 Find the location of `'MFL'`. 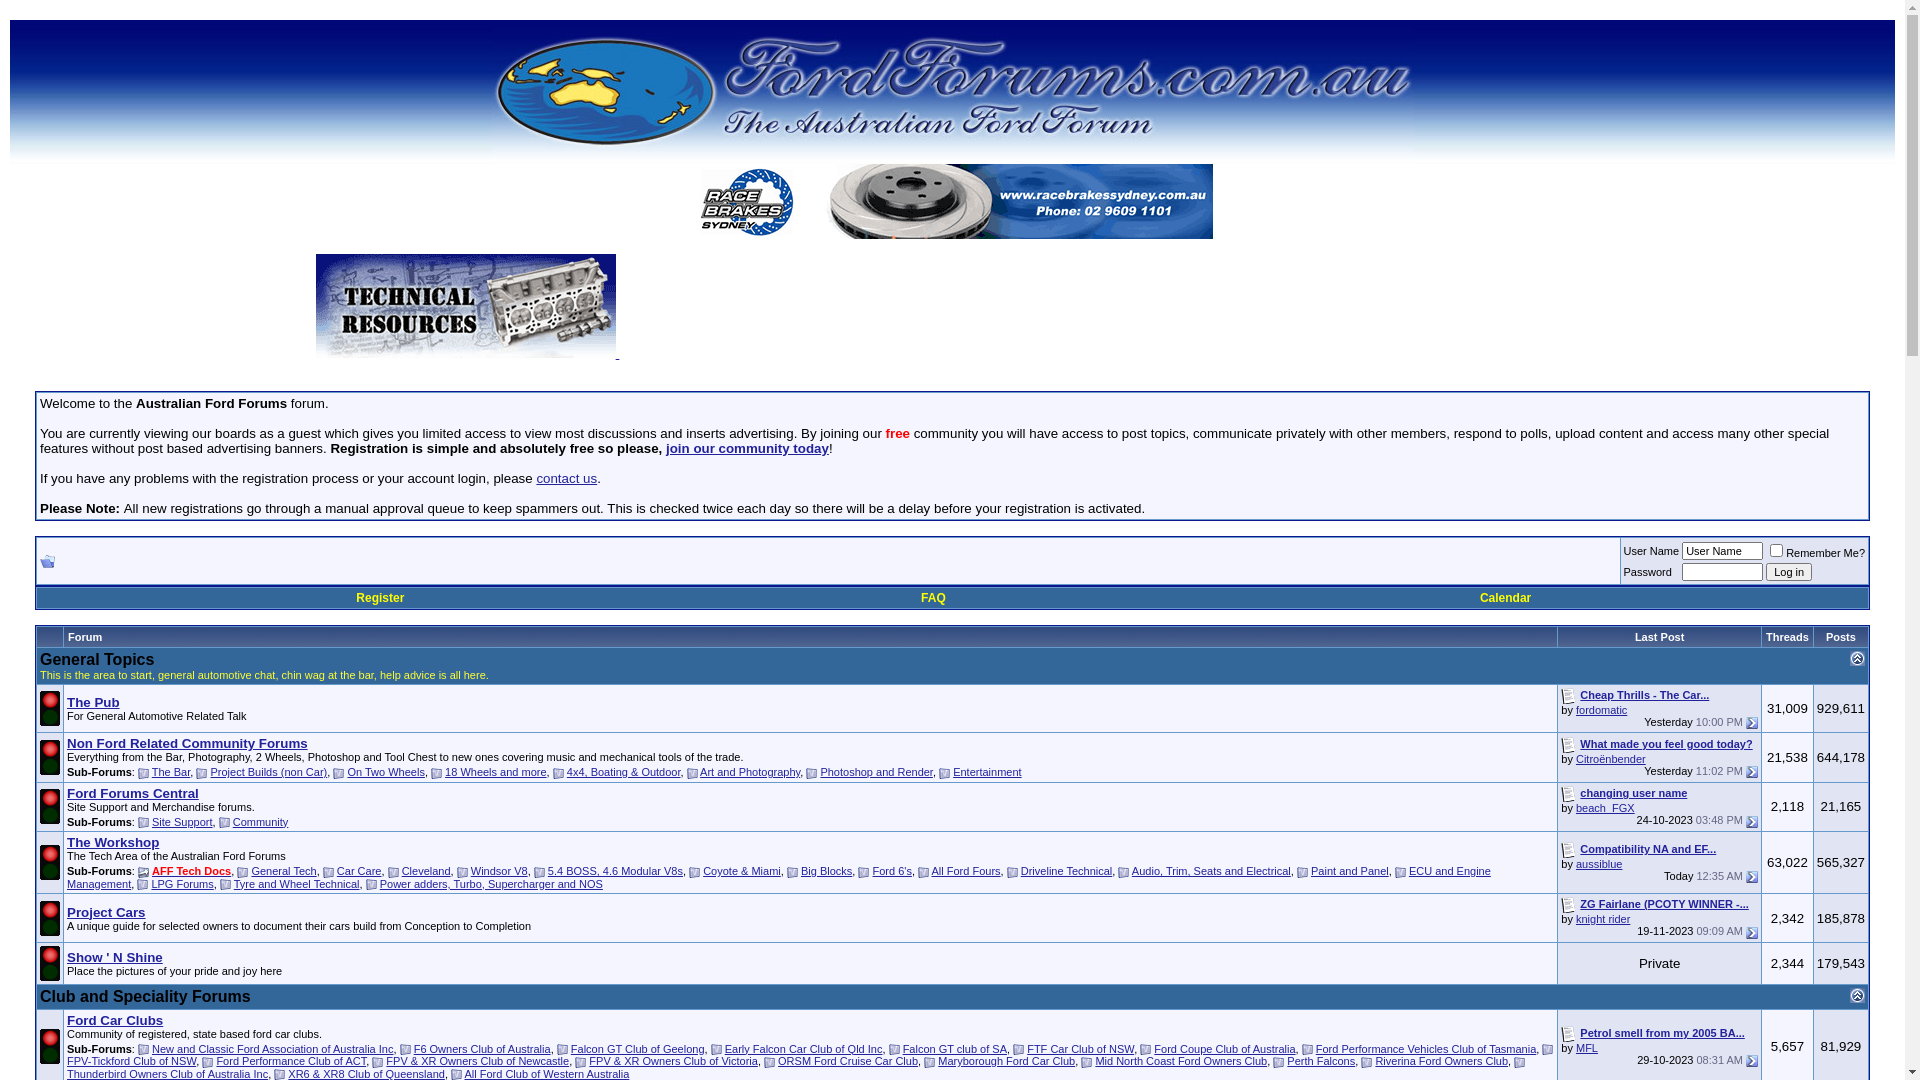

'MFL' is located at coordinates (1586, 1047).